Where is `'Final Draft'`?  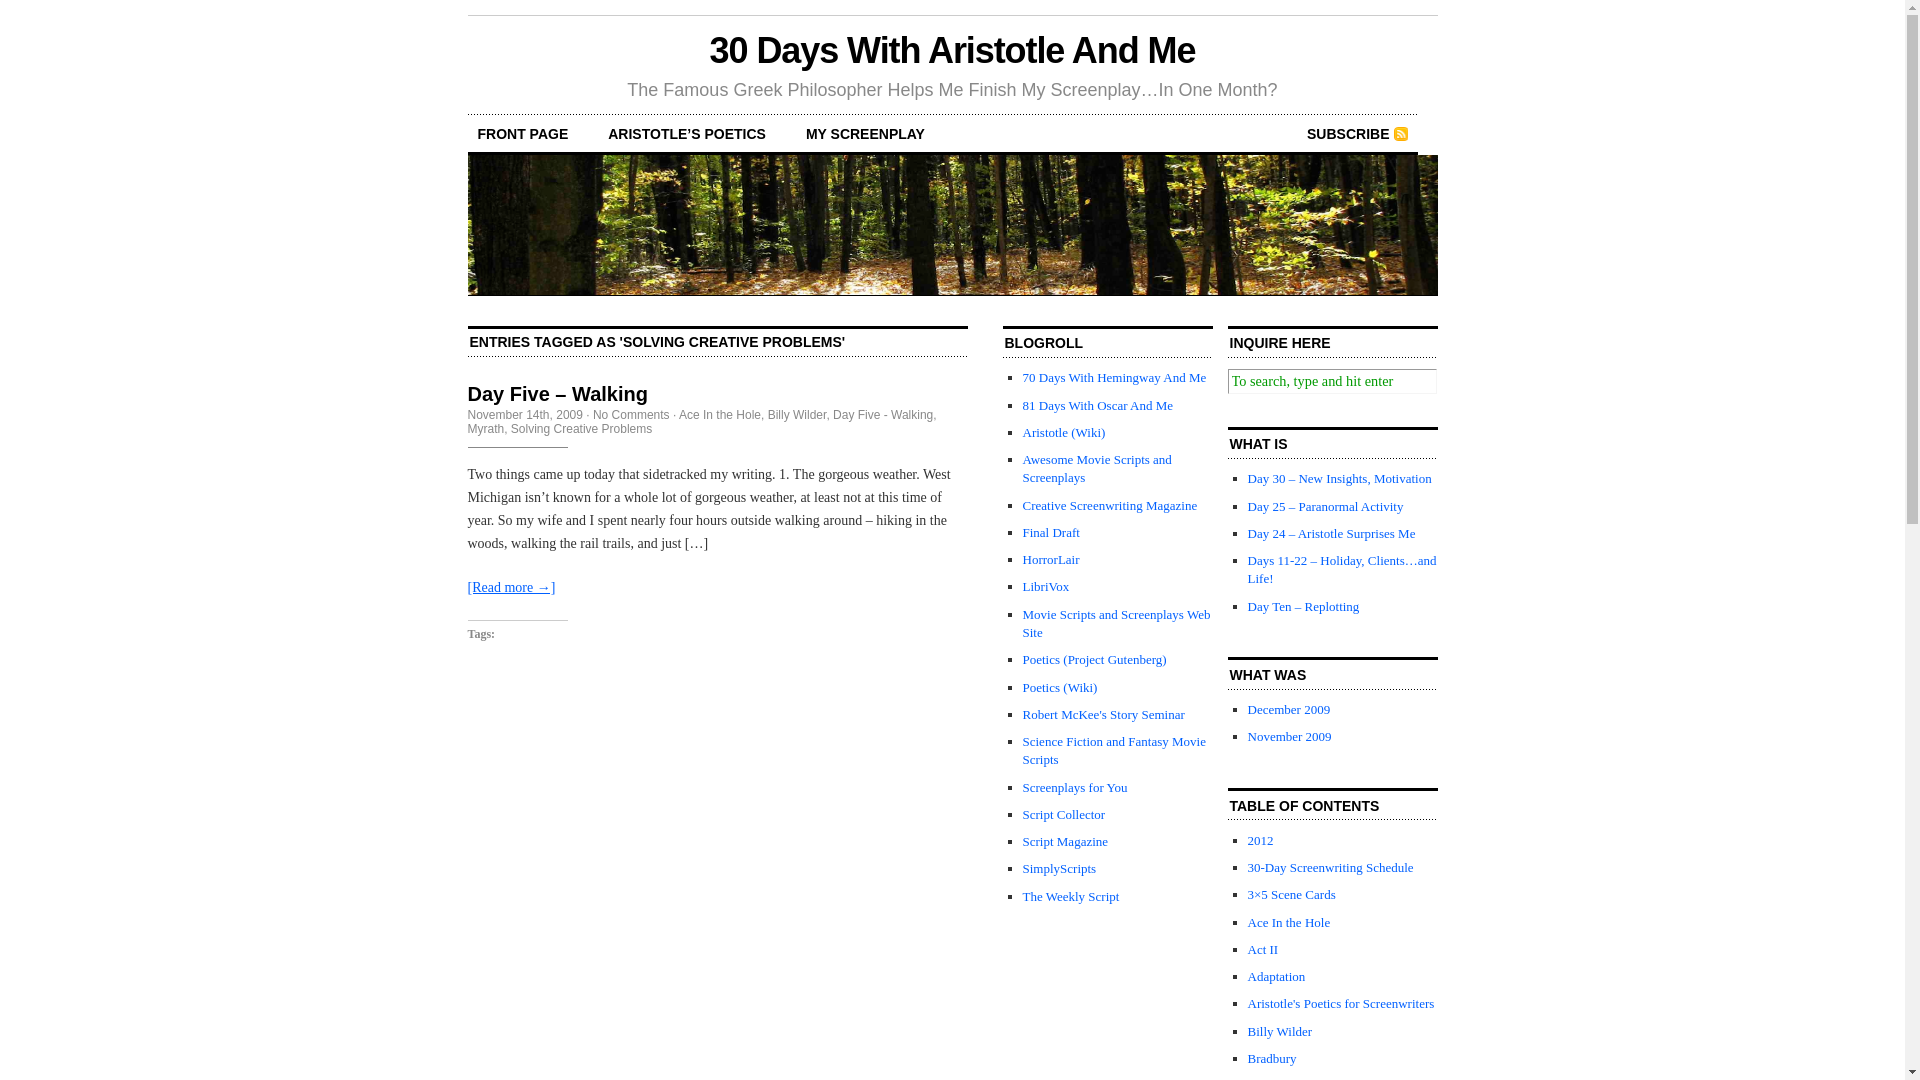
'Final Draft' is located at coordinates (1049, 531).